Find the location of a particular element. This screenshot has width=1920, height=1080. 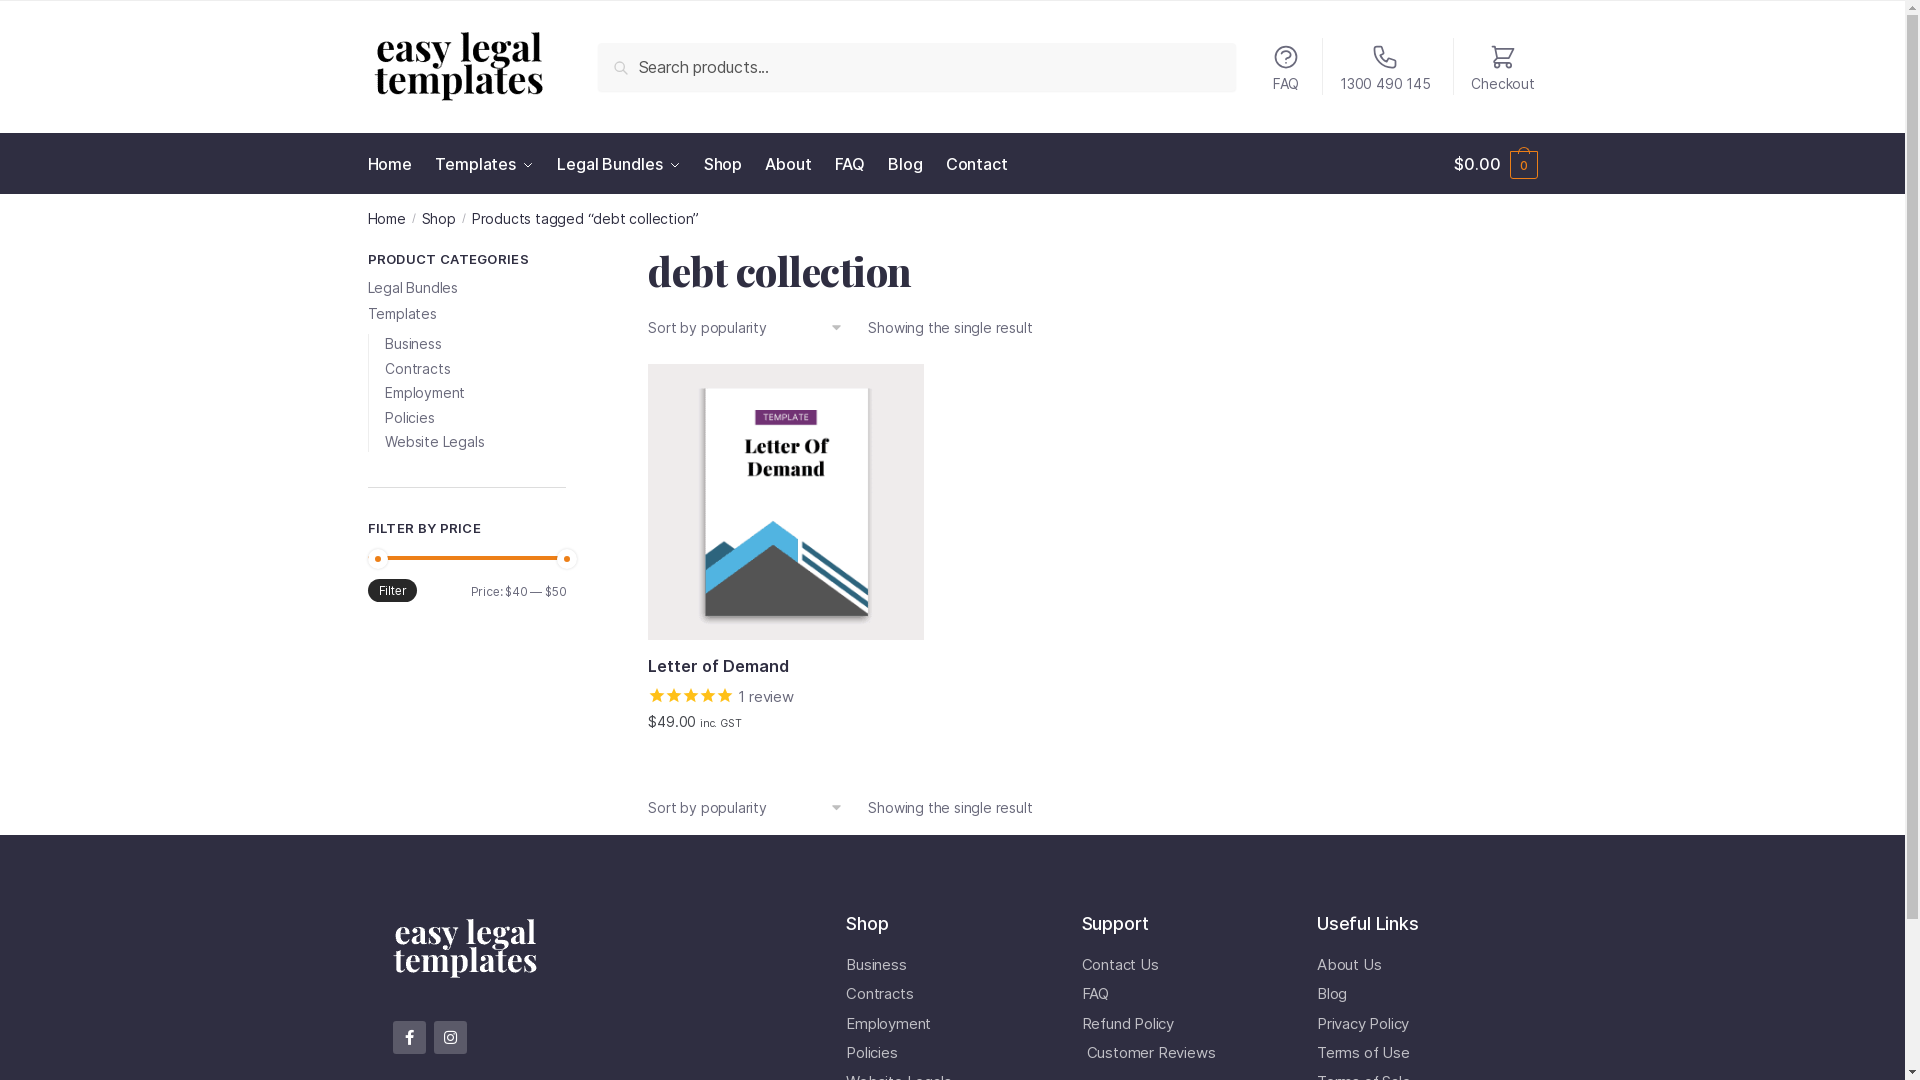

'About Us' is located at coordinates (1413, 963).